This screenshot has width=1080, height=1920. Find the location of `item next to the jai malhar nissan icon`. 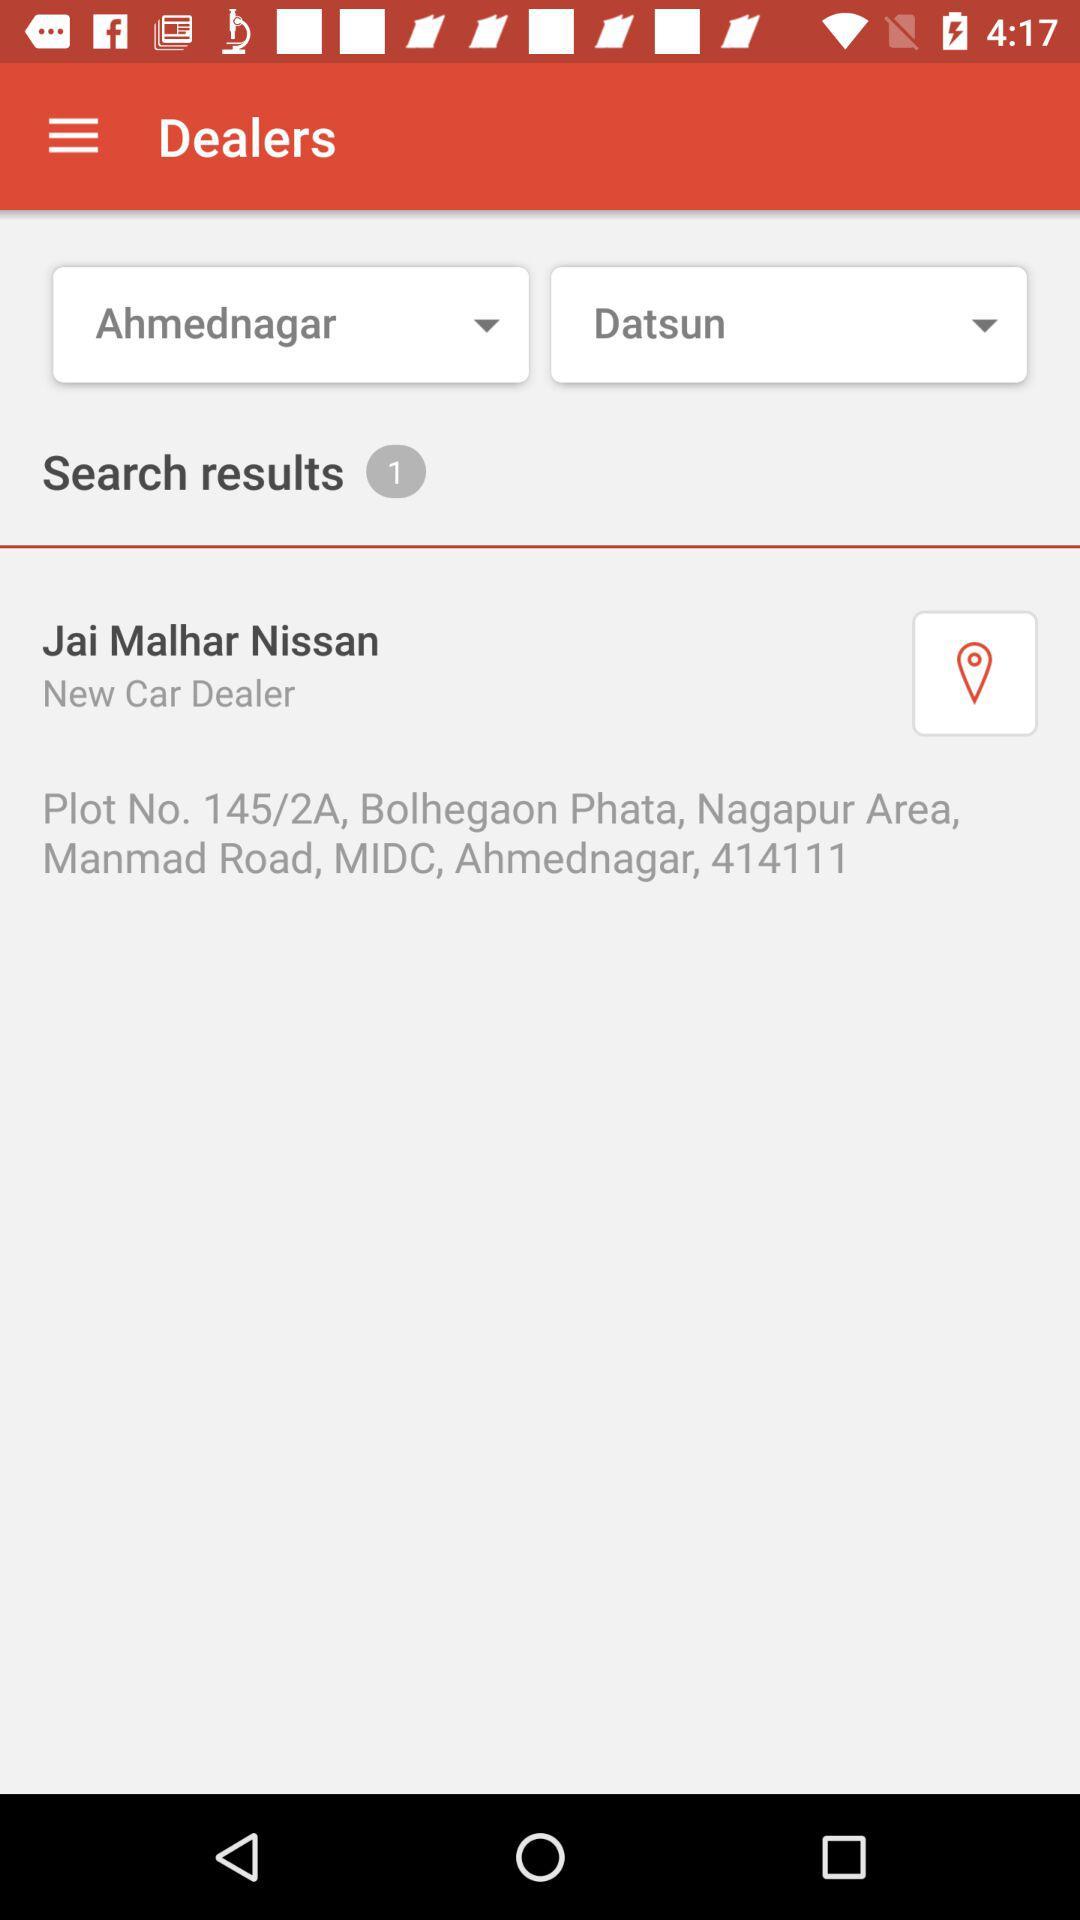

item next to the jai malhar nissan icon is located at coordinates (974, 673).